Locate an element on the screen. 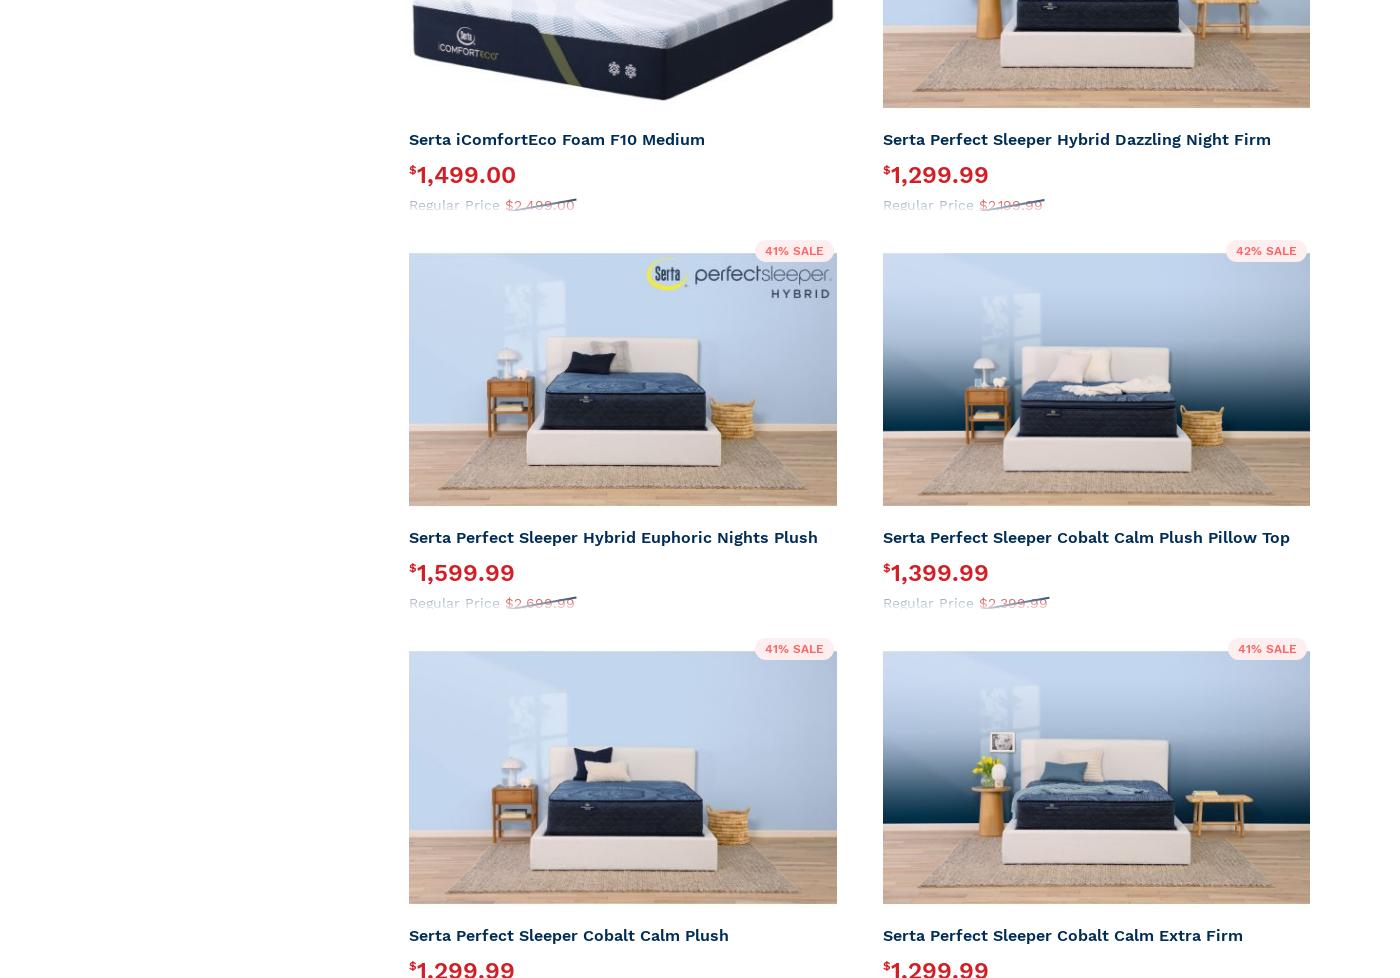 The width and height of the screenshot is (1400, 978). 'Serta Perfect Sleeper Cobalt Calm Extra Firm' is located at coordinates (1062, 934).